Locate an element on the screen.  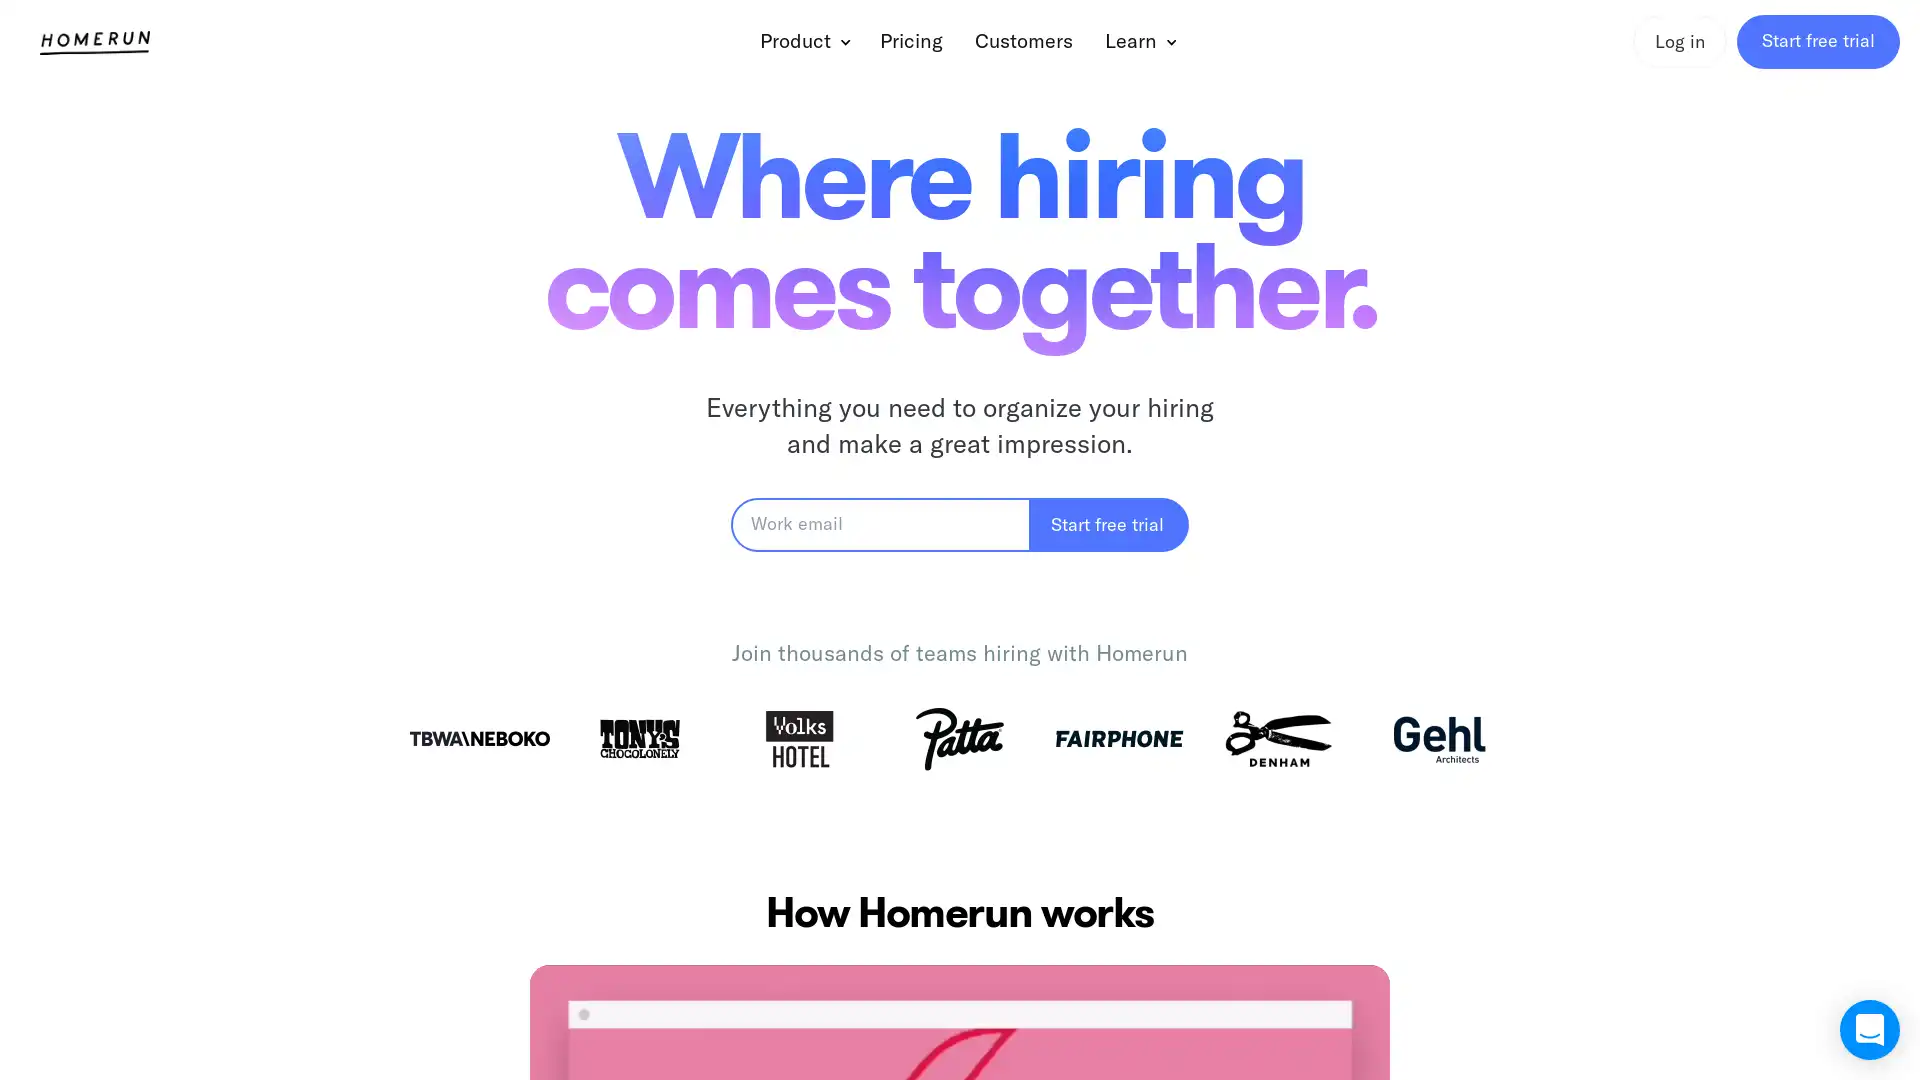
Start free trial is located at coordinates (1108, 523).